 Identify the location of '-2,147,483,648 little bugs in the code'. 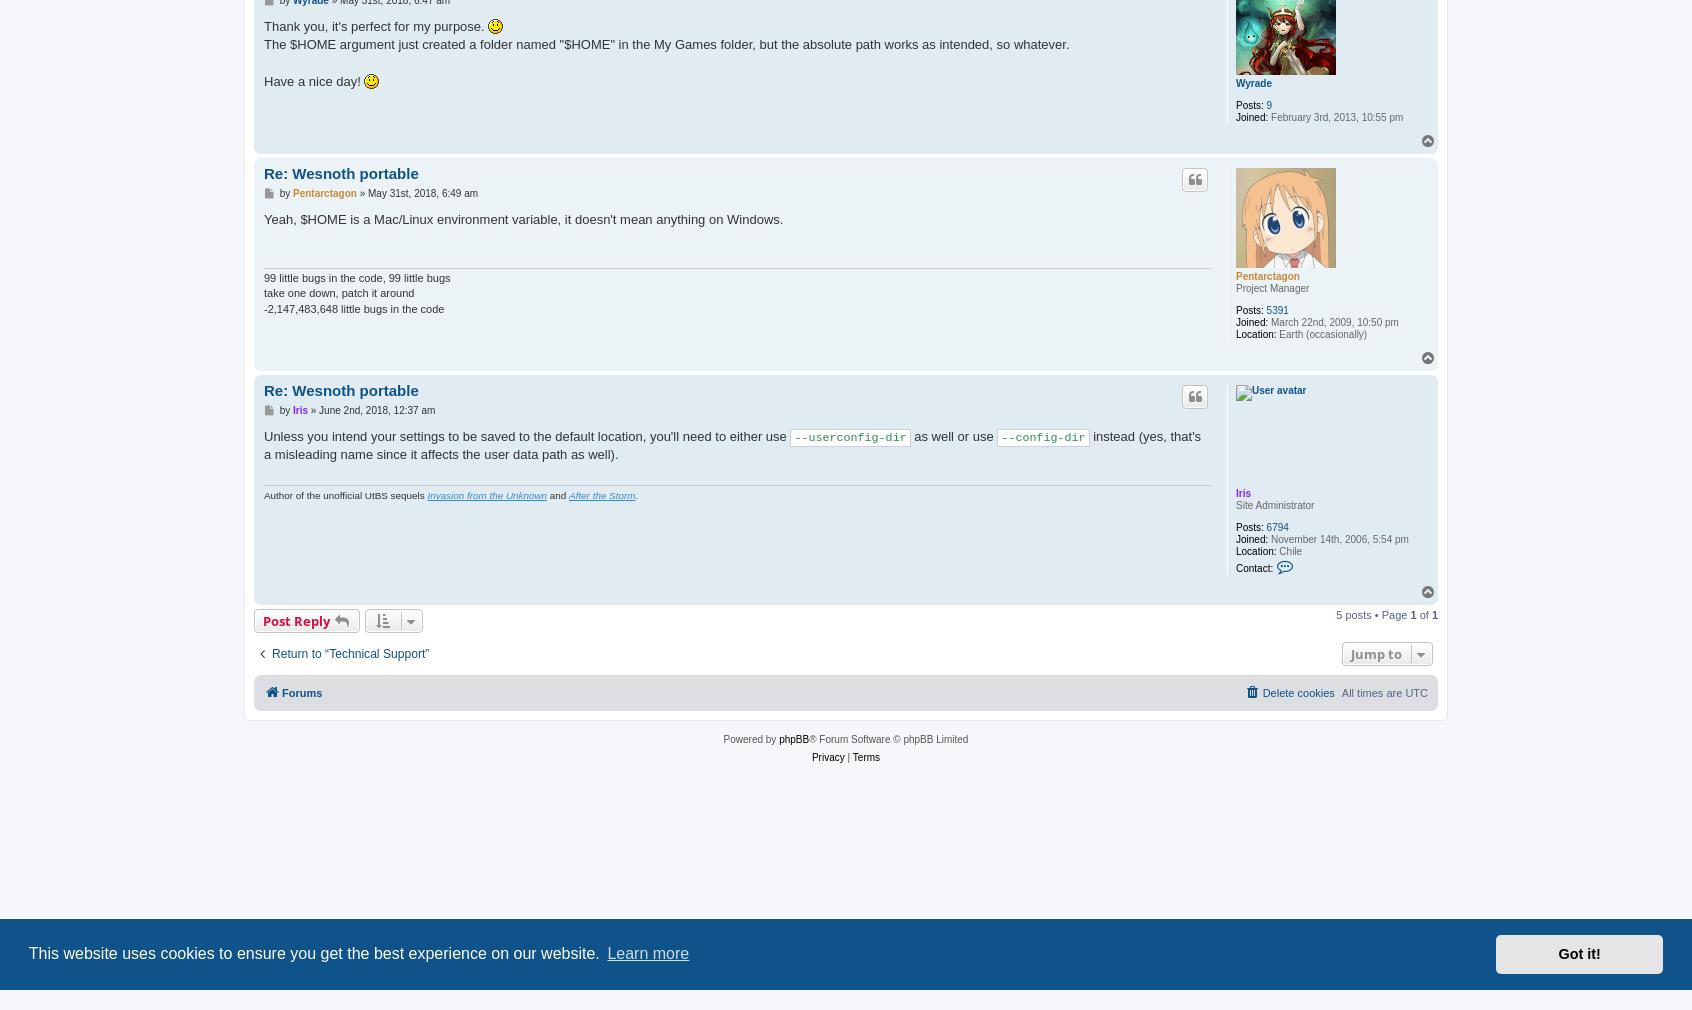
(352, 308).